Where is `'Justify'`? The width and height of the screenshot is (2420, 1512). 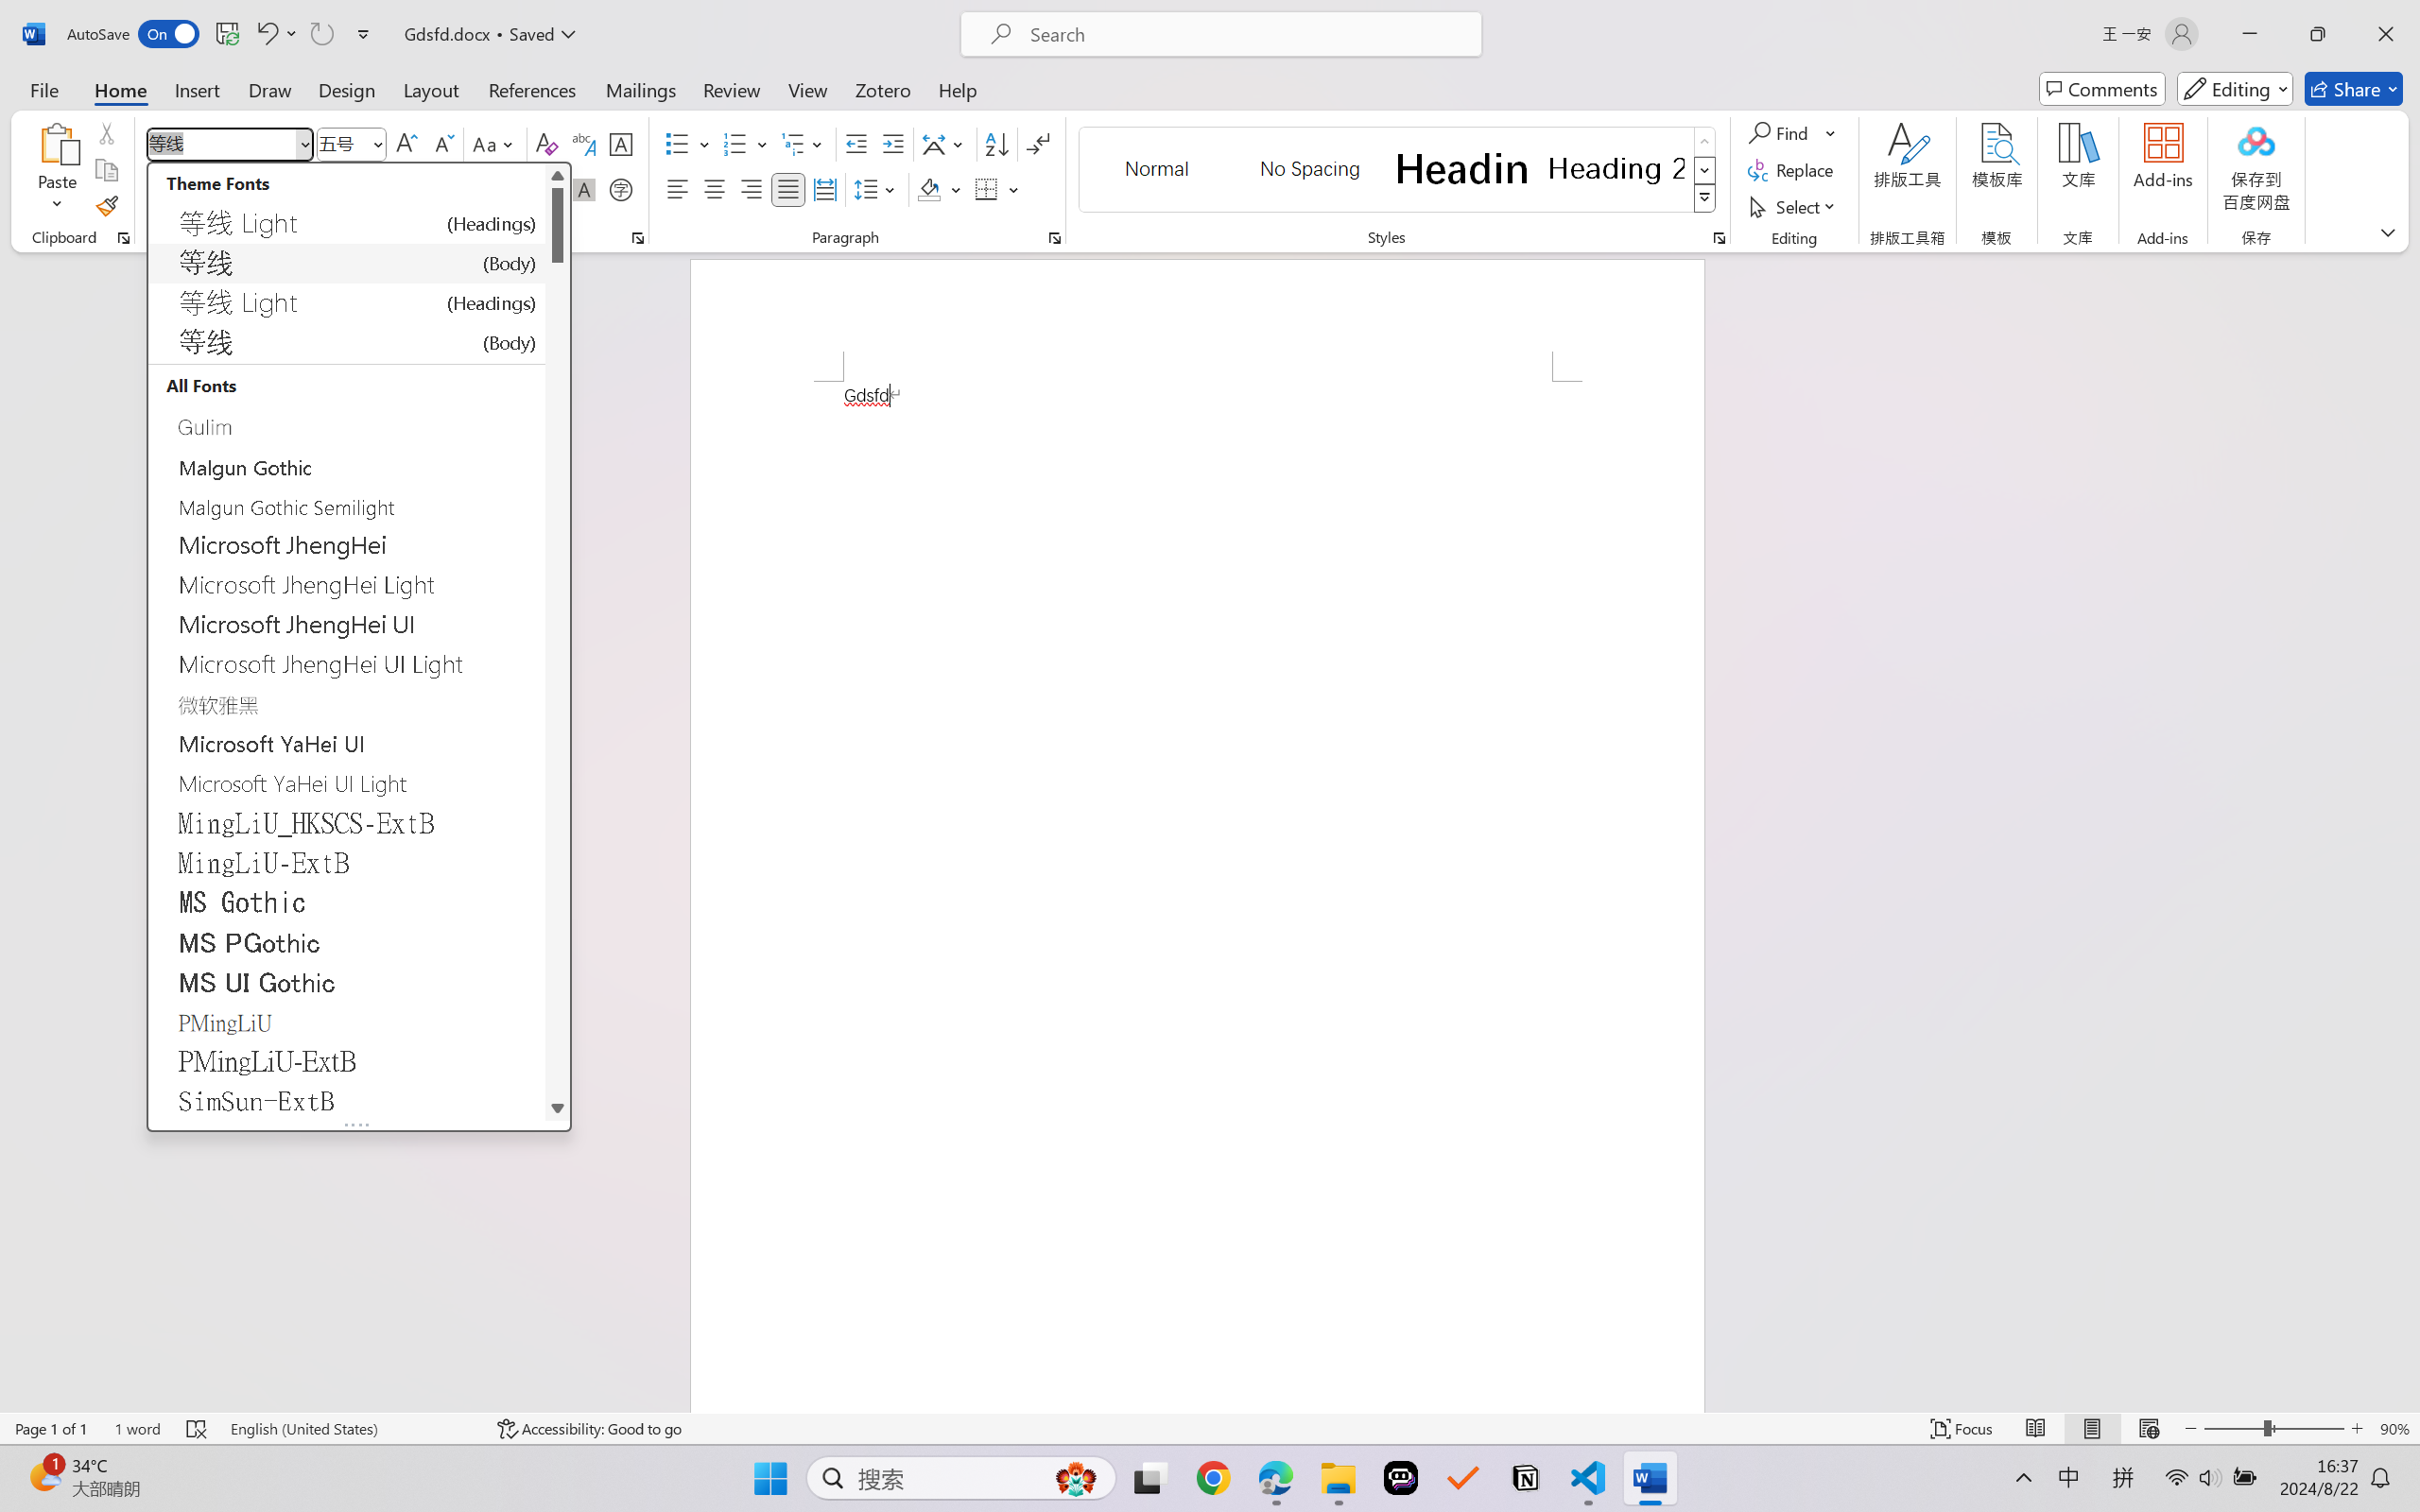 'Justify' is located at coordinates (787, 188).